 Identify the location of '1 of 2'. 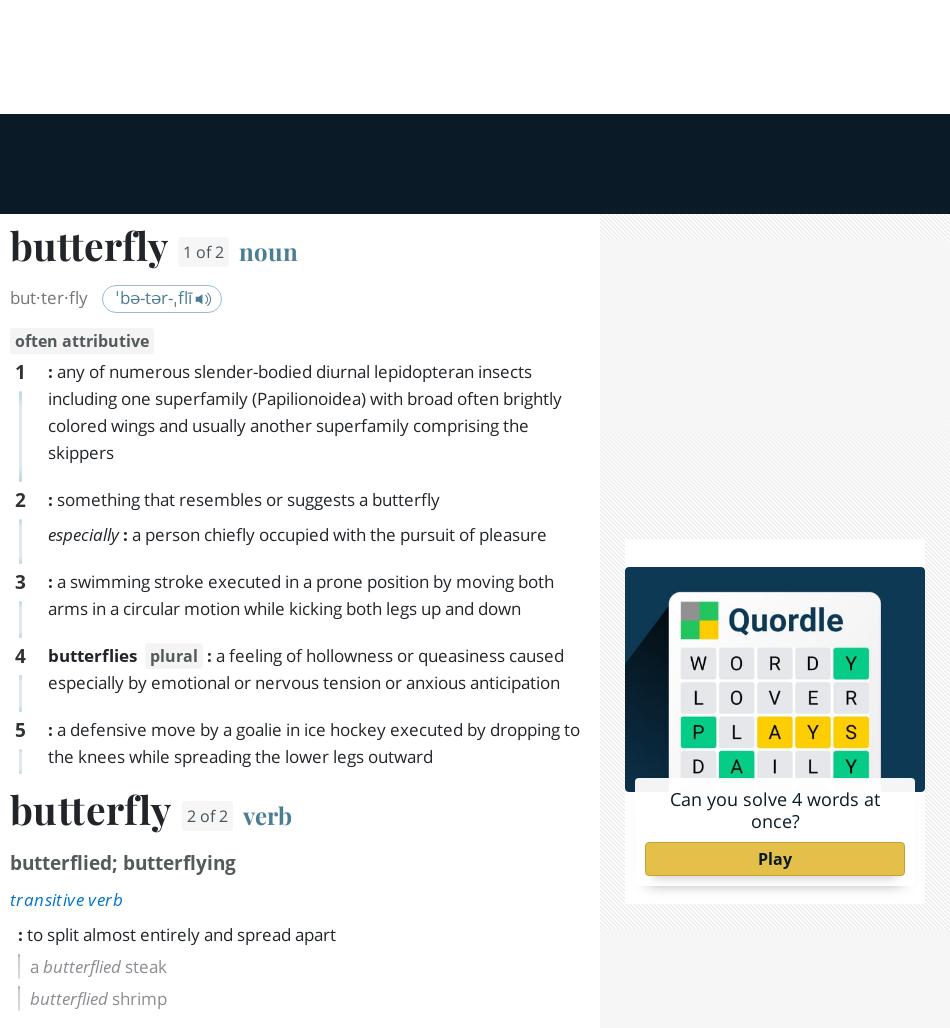
(216, 42).